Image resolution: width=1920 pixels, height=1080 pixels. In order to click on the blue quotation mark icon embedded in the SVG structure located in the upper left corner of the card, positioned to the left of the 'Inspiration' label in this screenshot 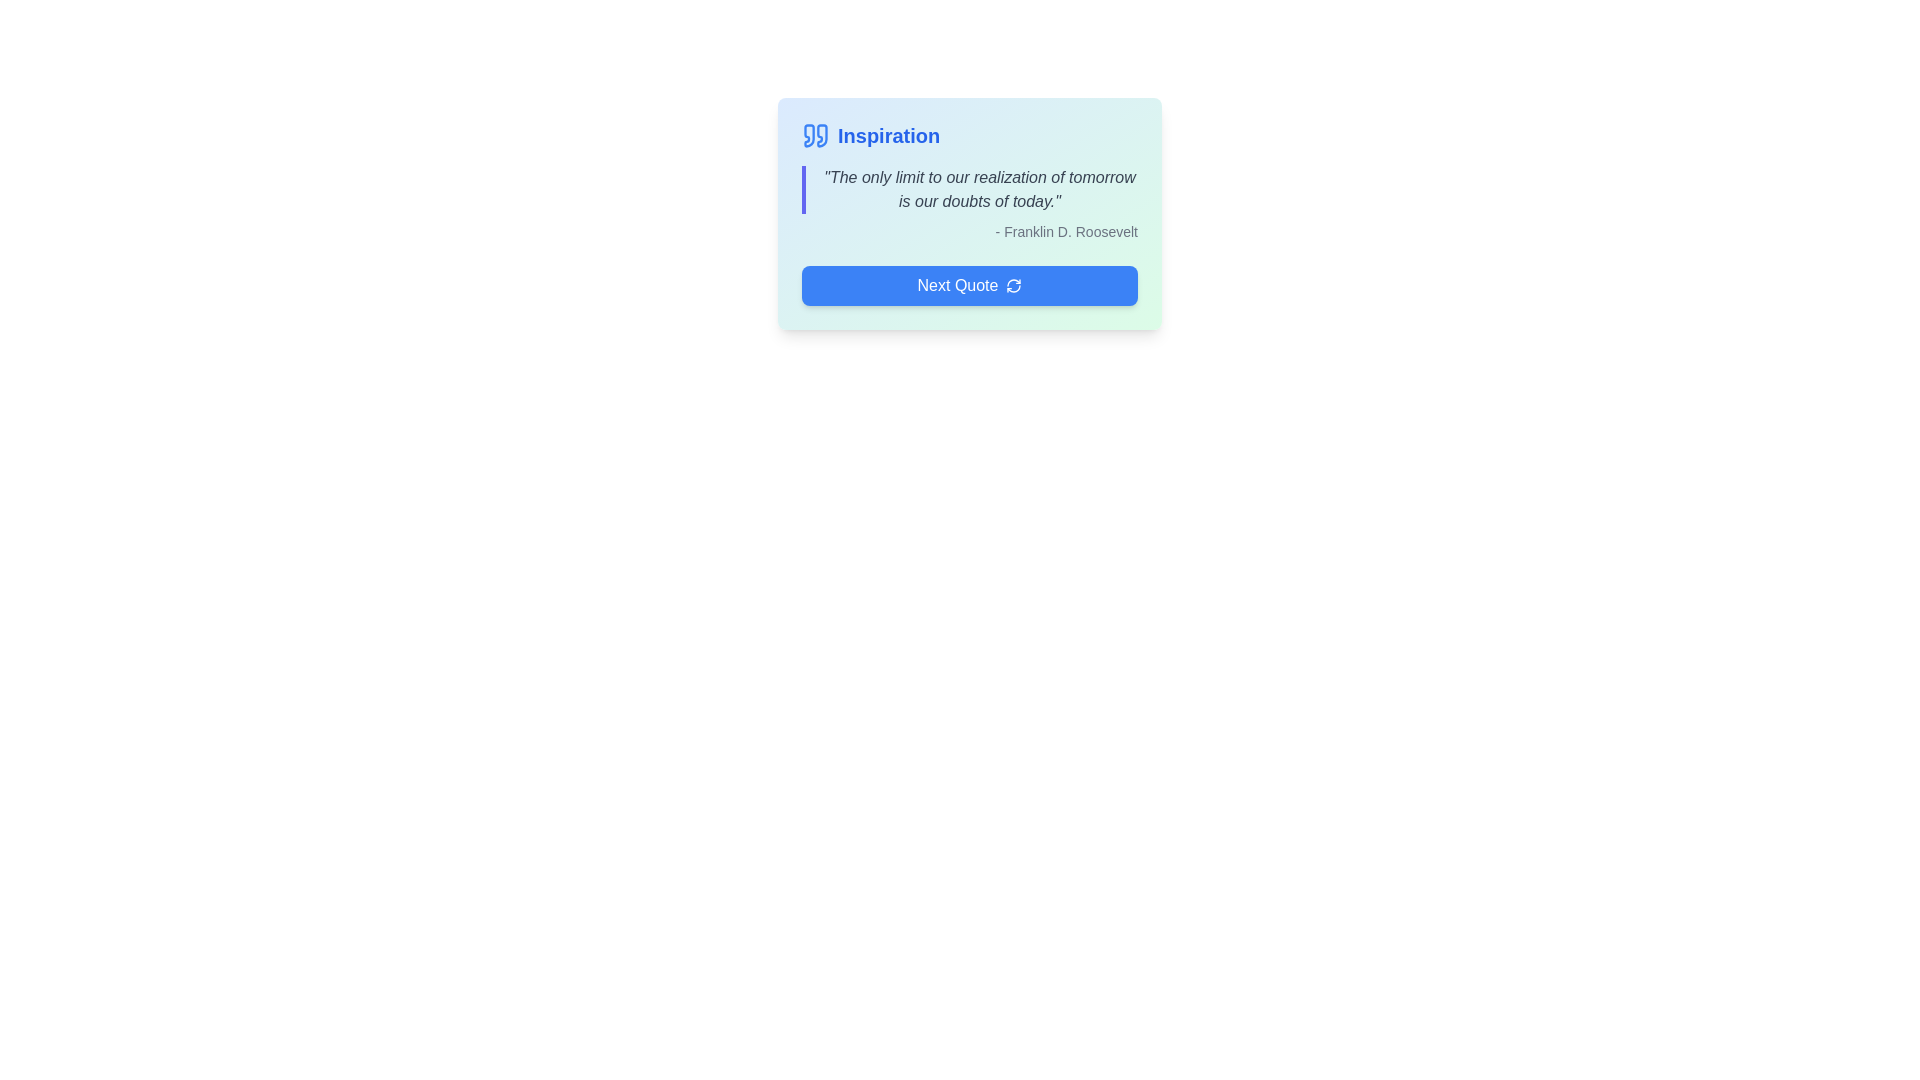, I will do `click(822, 135)`.